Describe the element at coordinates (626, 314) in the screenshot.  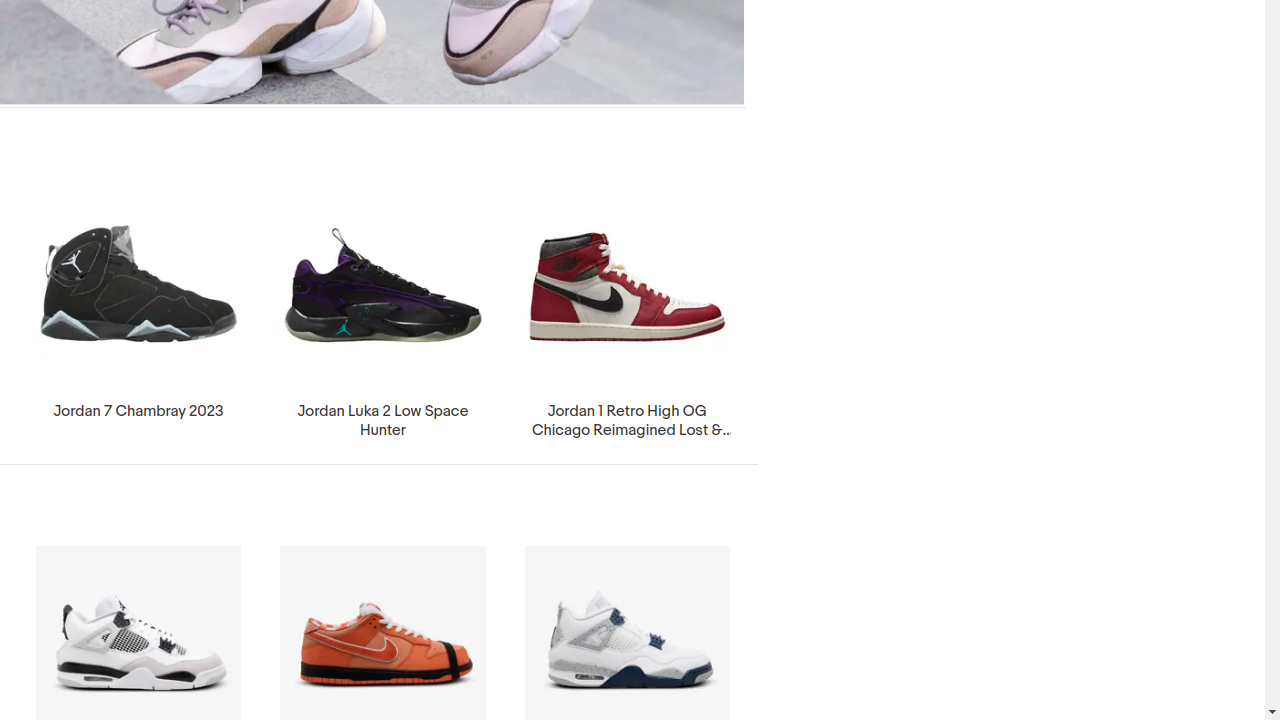
I see `'Jordan 1 Retro High OG Chicago Reimagined Lost & Found 2022'` at that location.